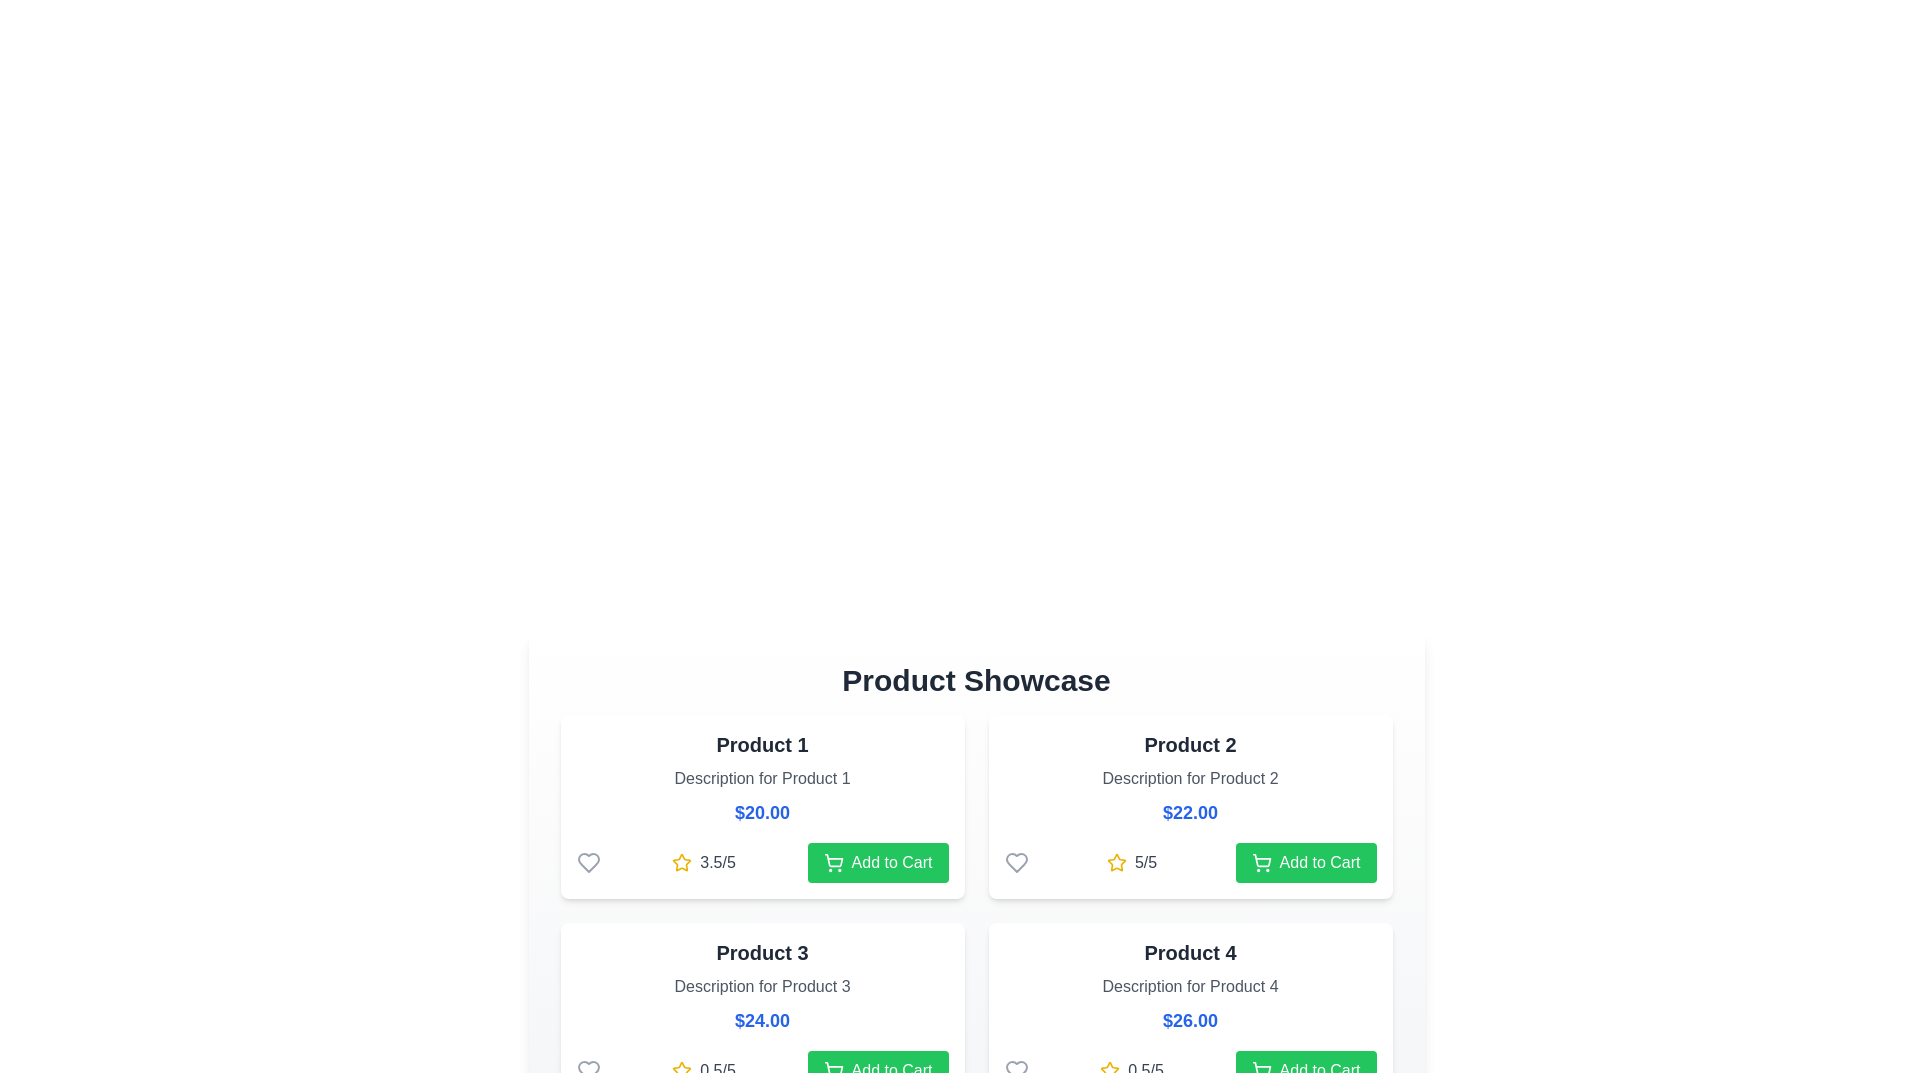 This screenshot has width=1920, height=1080. I want to click on the rating display consisting of a yellow outlined star icon followed by the text '5/5' in gray, located in the second product card under 'Product 2', to inspect rating details, so click(1132, 862).